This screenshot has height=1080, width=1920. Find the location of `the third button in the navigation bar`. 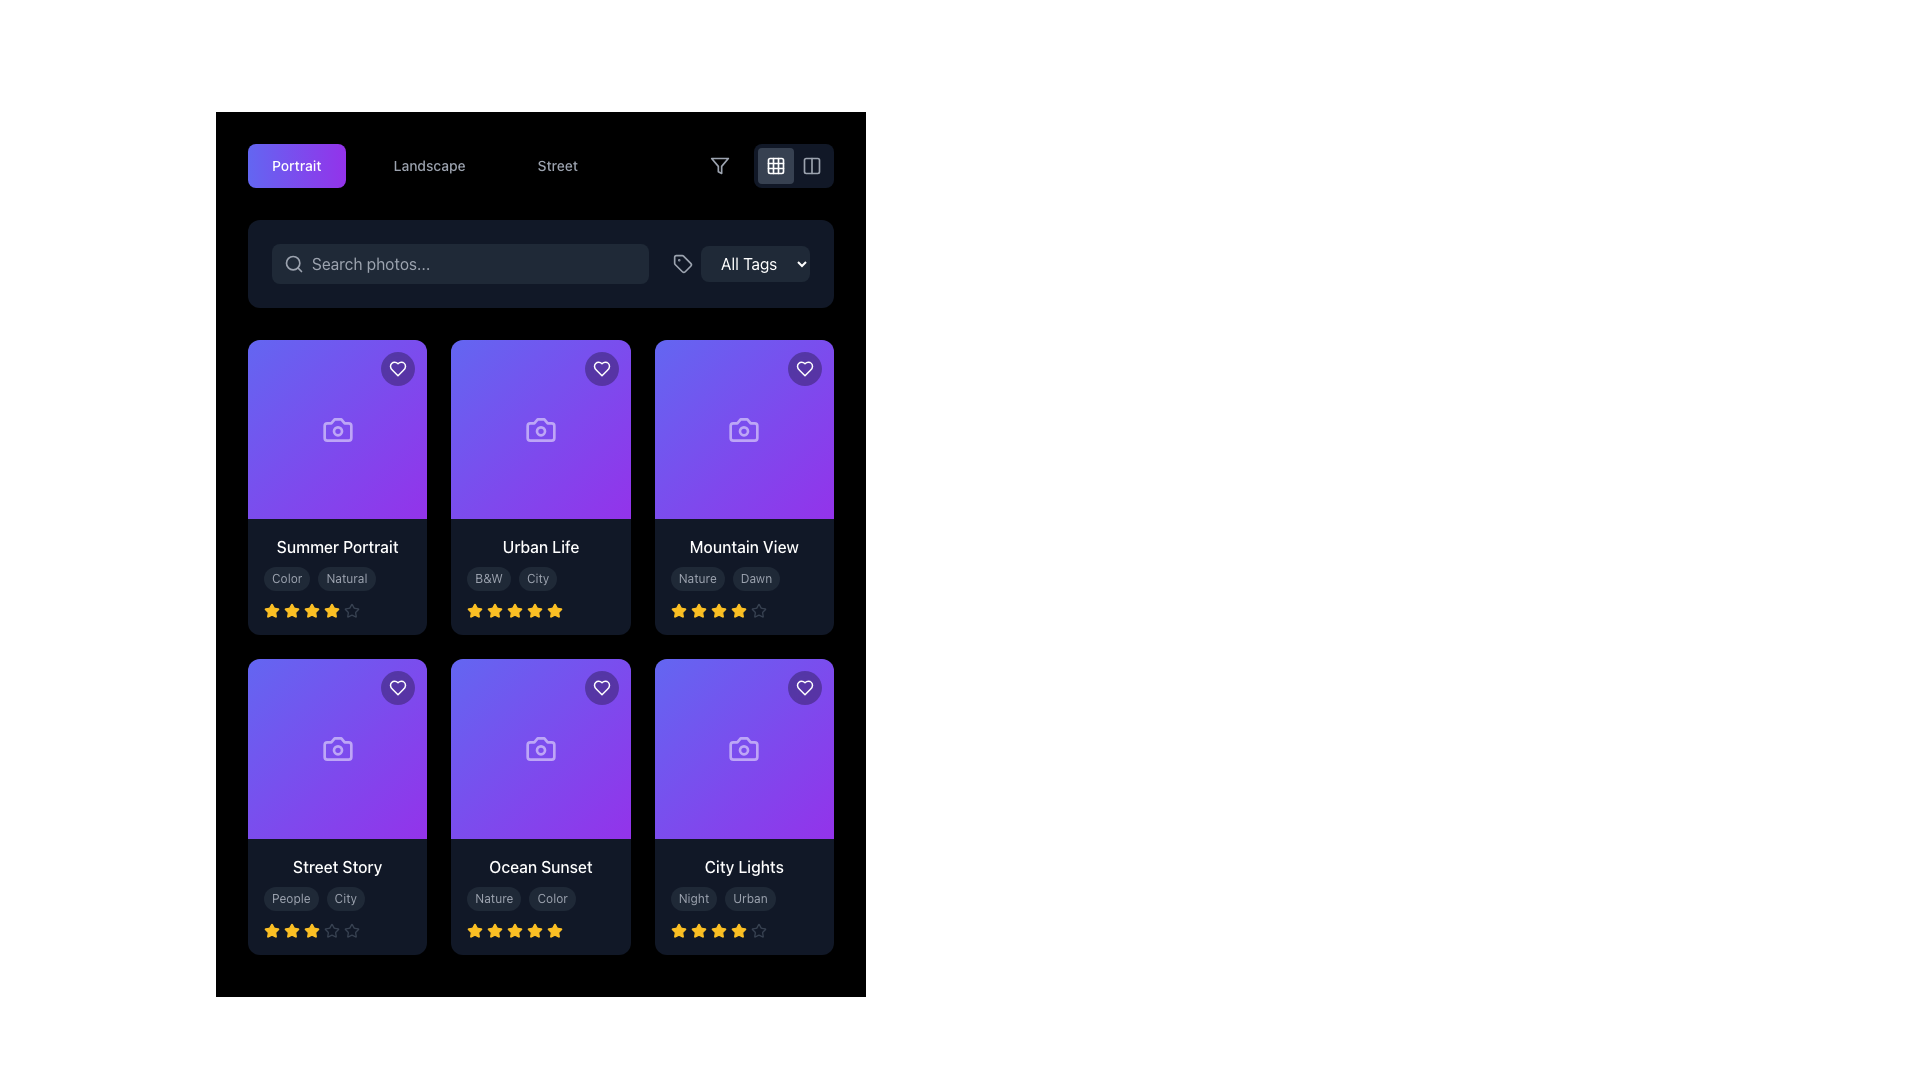

the third button in the navigation bar is located at coordinates (541, 164).